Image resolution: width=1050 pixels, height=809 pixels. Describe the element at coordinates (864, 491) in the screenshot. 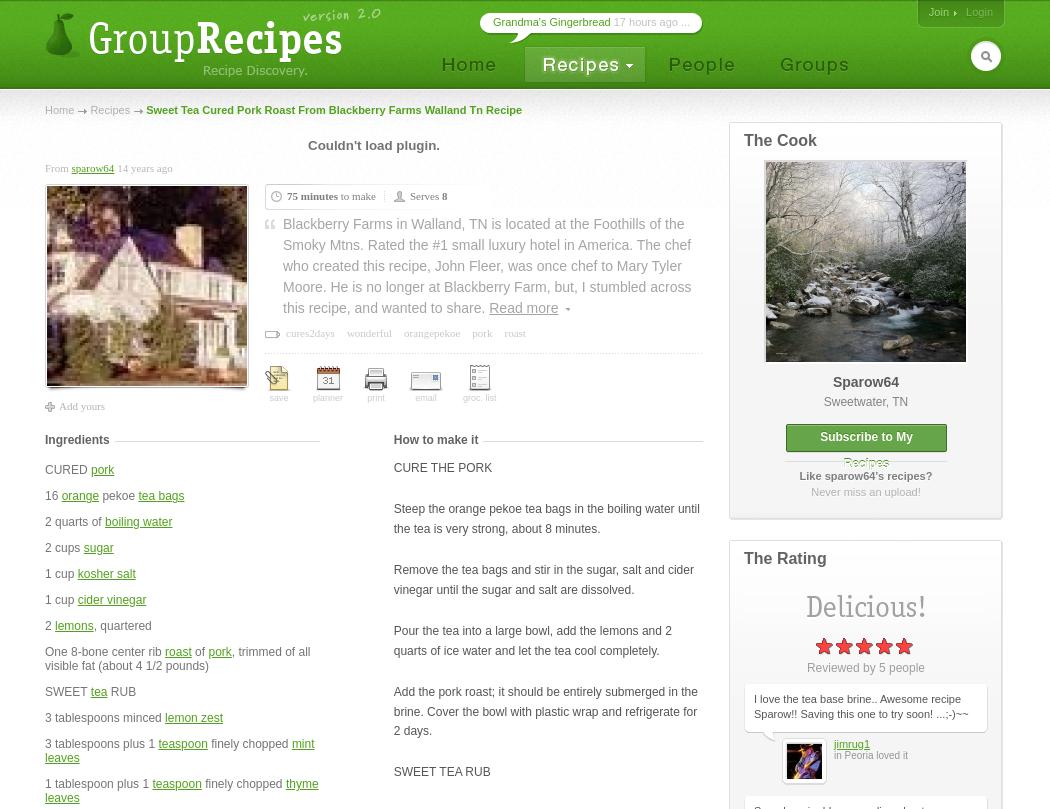

I see `'Never miss an upload!'` at that location.